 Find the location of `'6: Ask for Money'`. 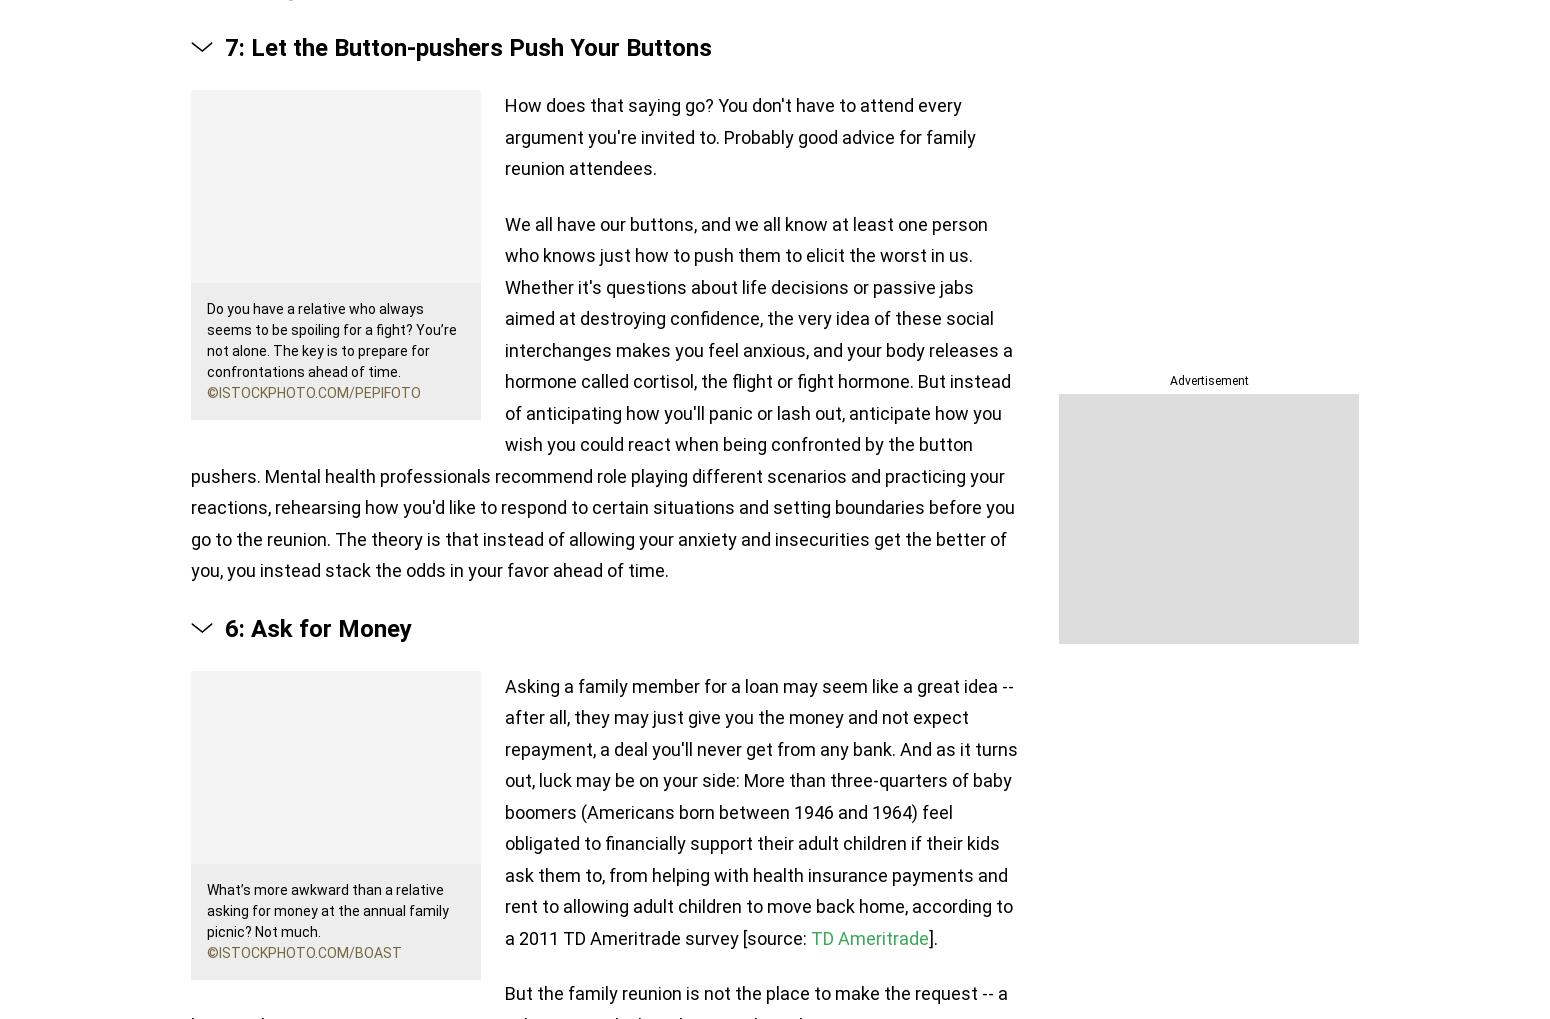

'6: Ask for Money' is located at coordinates (317, 628).